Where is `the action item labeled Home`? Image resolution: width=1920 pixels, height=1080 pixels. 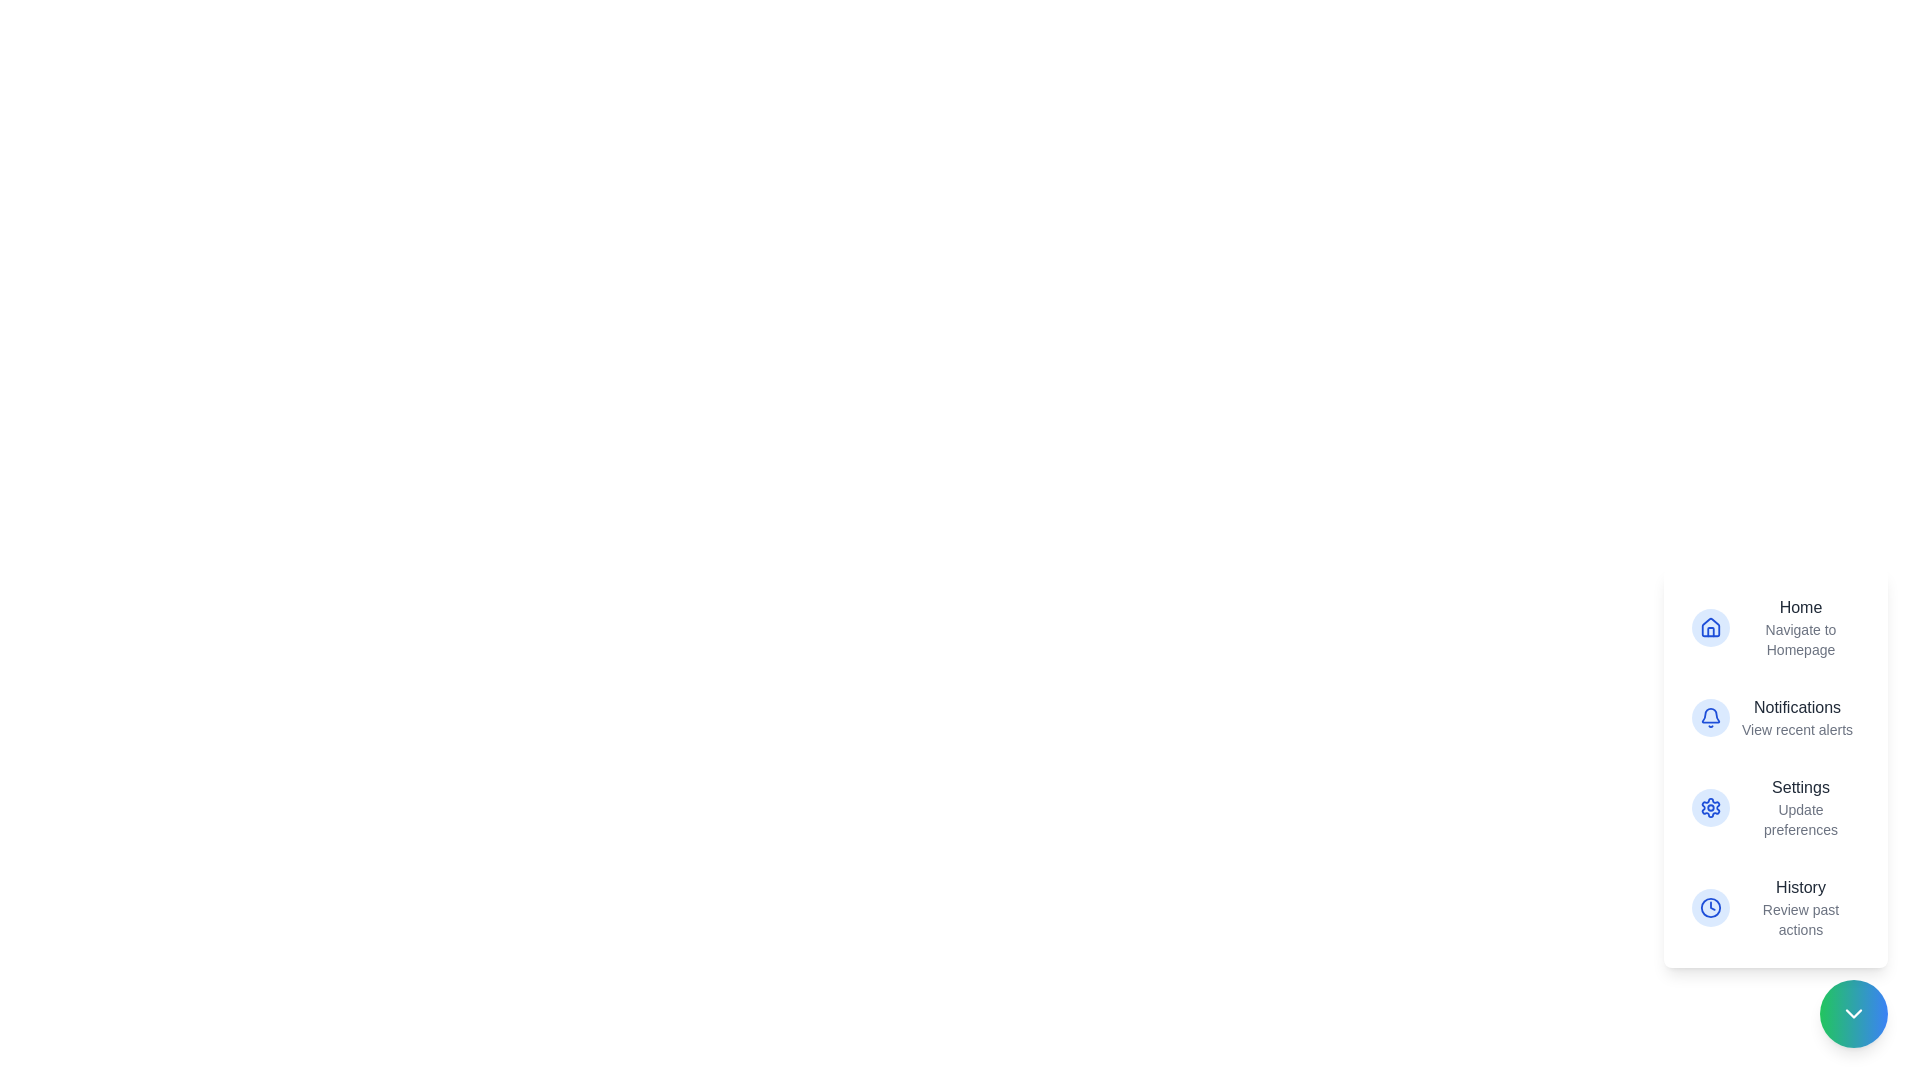 the action item labeled Home is located at coordinates (1776, 627).